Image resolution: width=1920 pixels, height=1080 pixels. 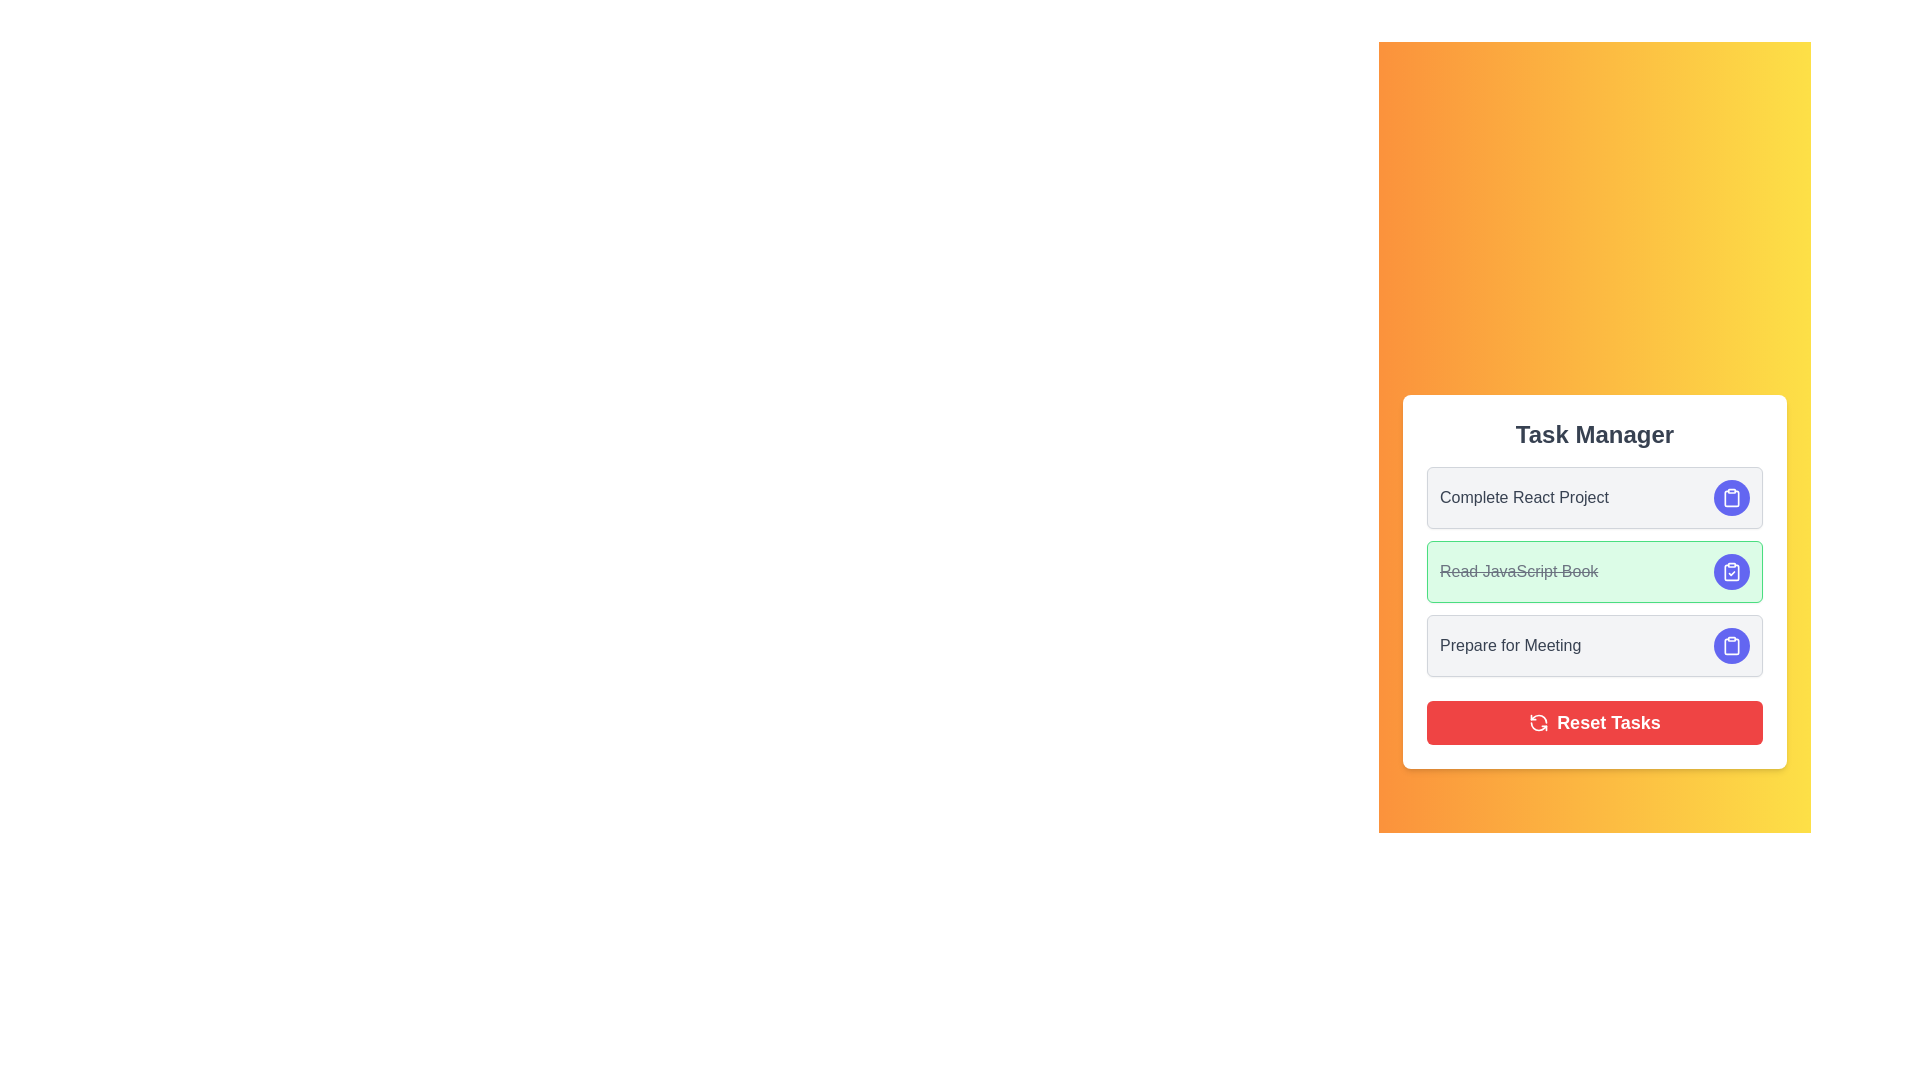 What do you see at coordinates (1593, 582) in the screenshot?
I see `the clipboard button of the completed task entry in the to-do list, which is the second item in the vertical list` at bounding box center [1593, 582].